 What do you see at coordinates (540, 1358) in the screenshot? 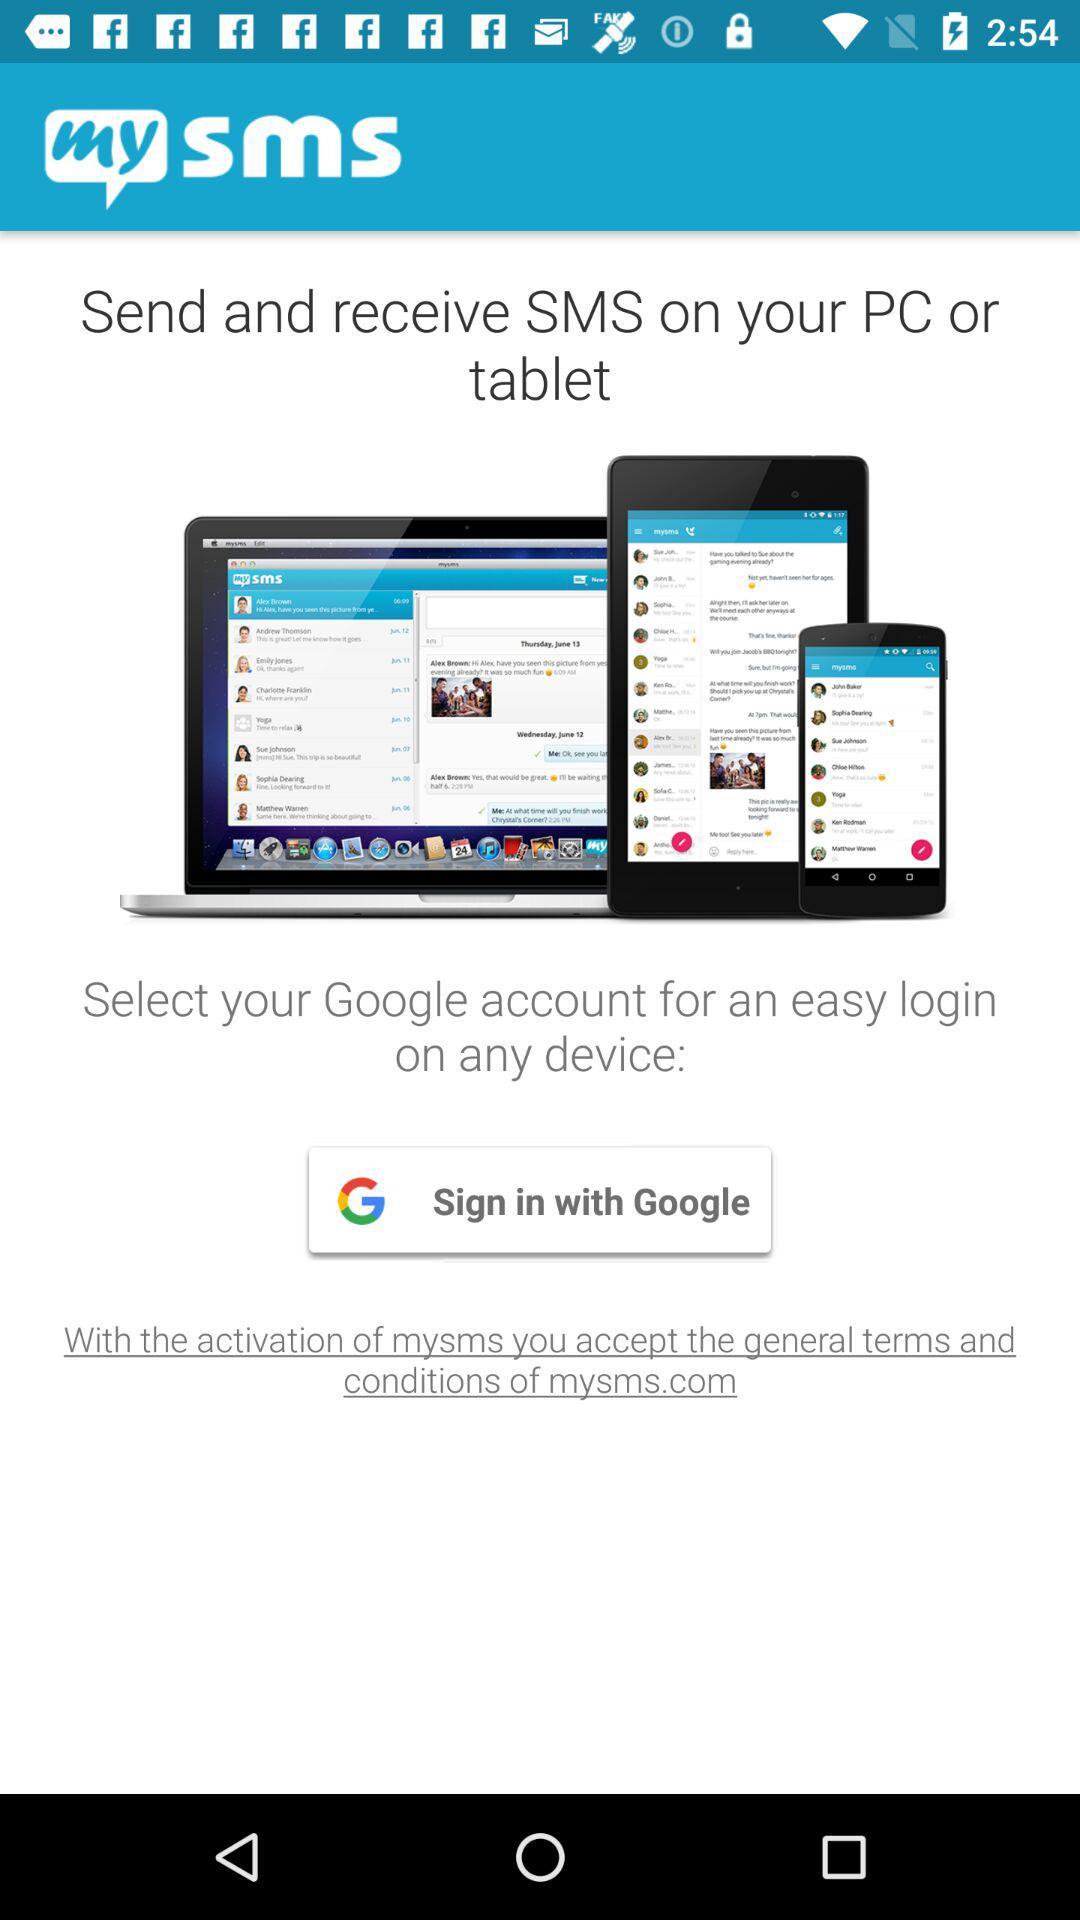
I see `item below sign in with` at bounding box center [540, 1358].